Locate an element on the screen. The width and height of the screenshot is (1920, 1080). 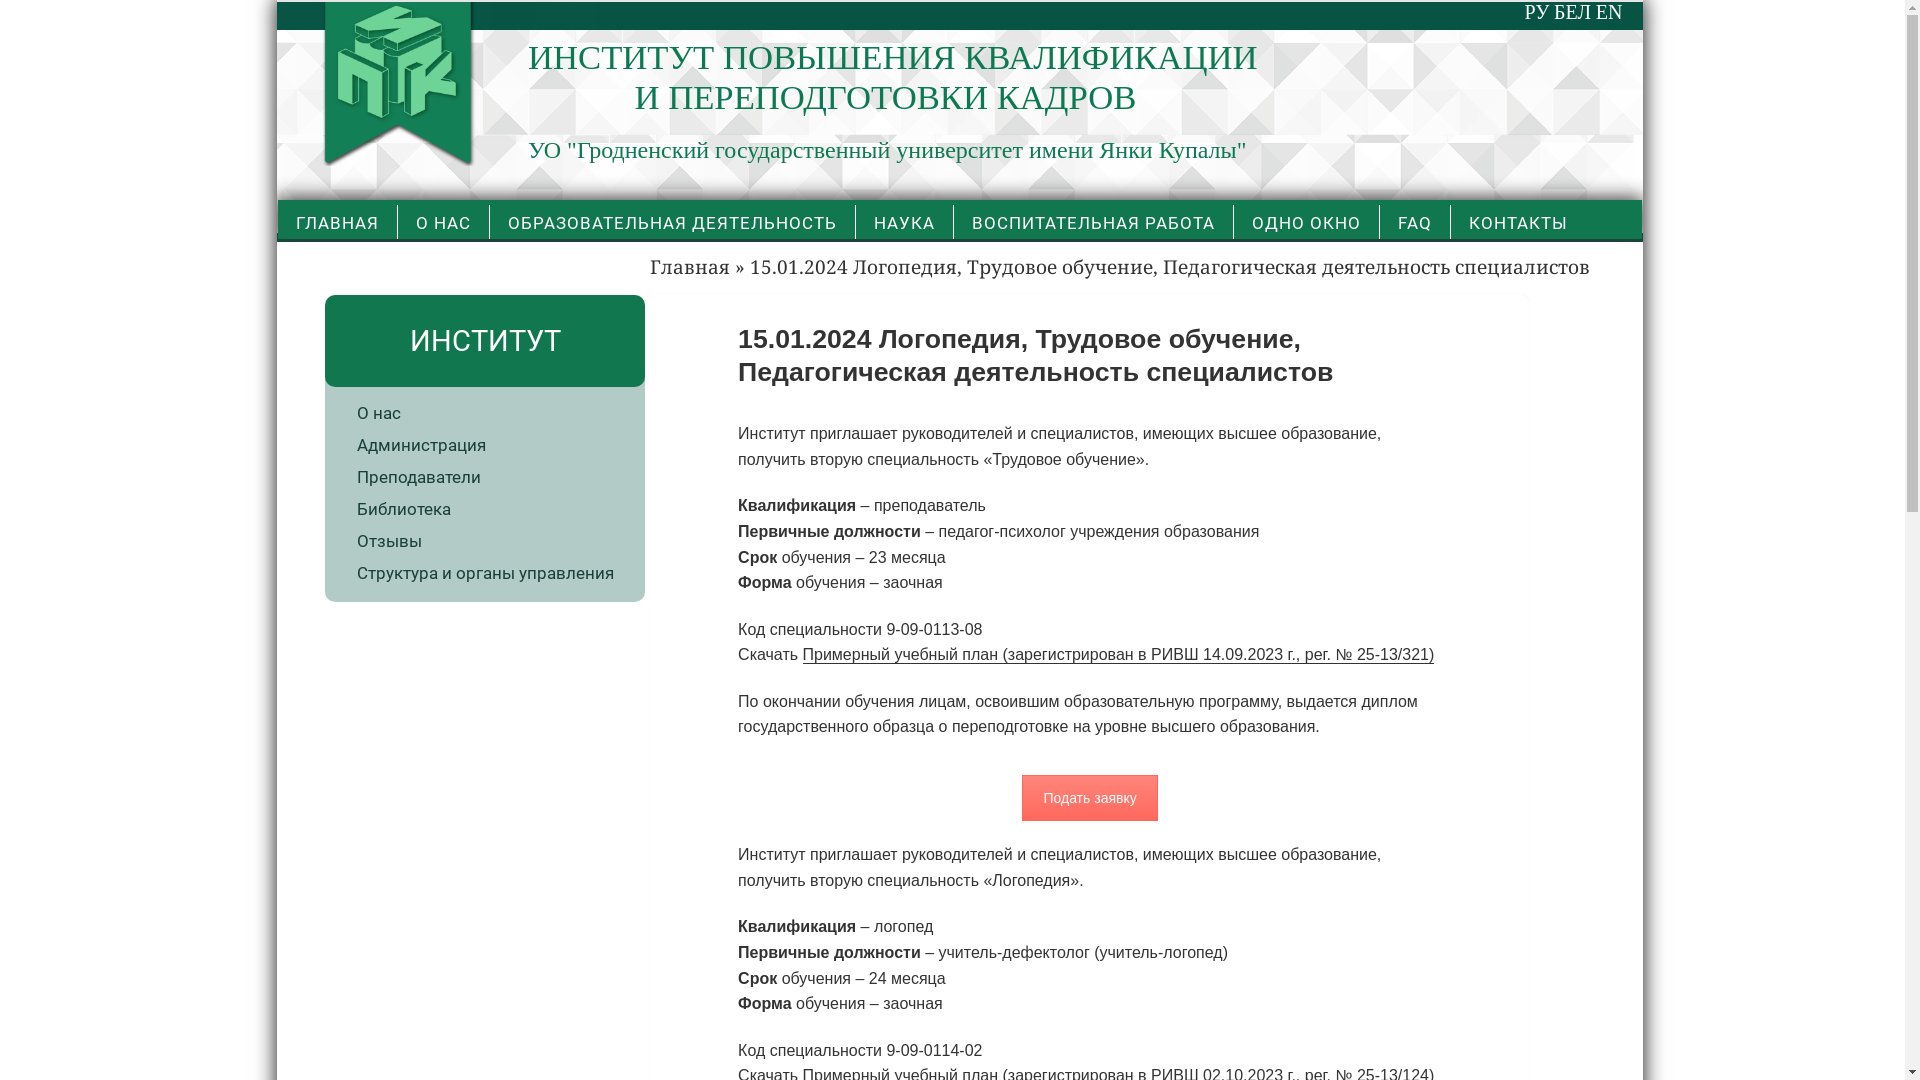
'EN' is located at coordinates (1609, 11).